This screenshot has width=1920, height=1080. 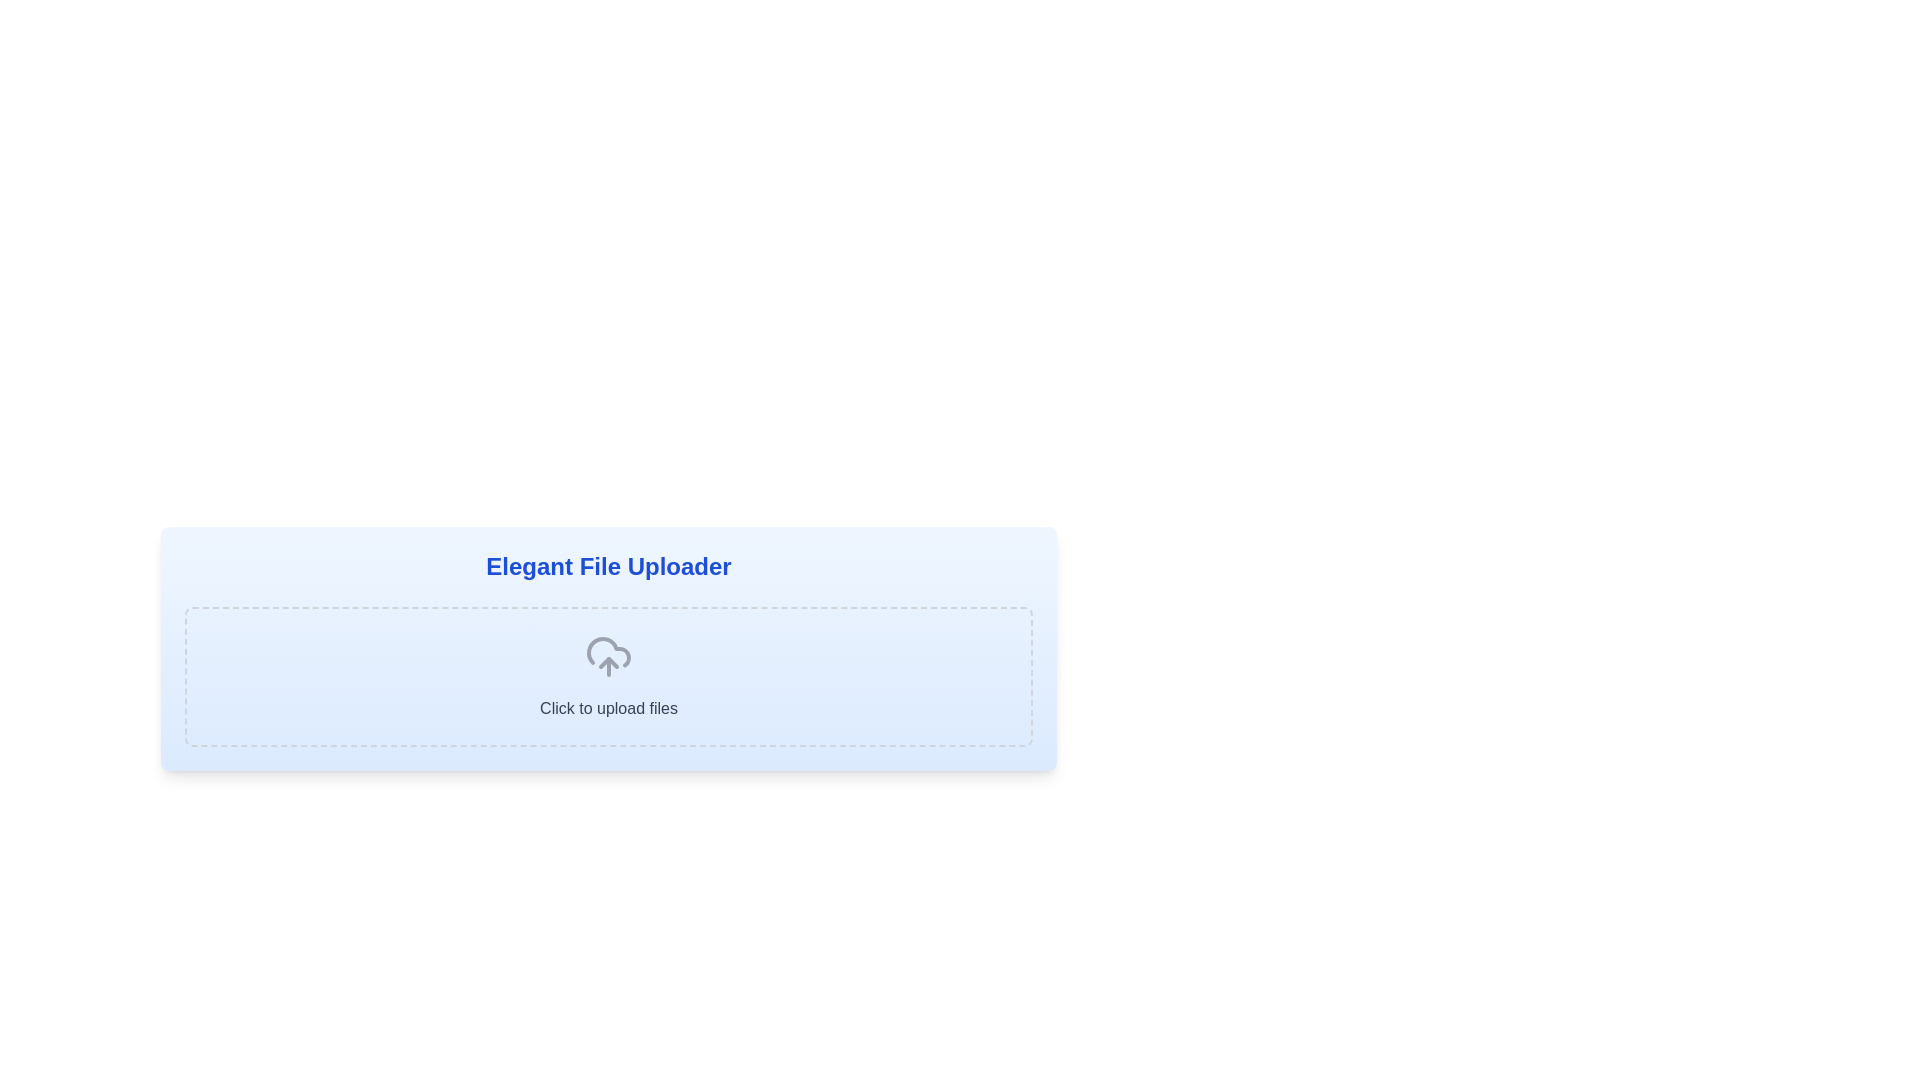 What do you see at coordinates (608, 676) in the screenshot?
I see `the interactive file upload area located under the 'Elegant File Uploader' heading` at bounding box center [608, 676].